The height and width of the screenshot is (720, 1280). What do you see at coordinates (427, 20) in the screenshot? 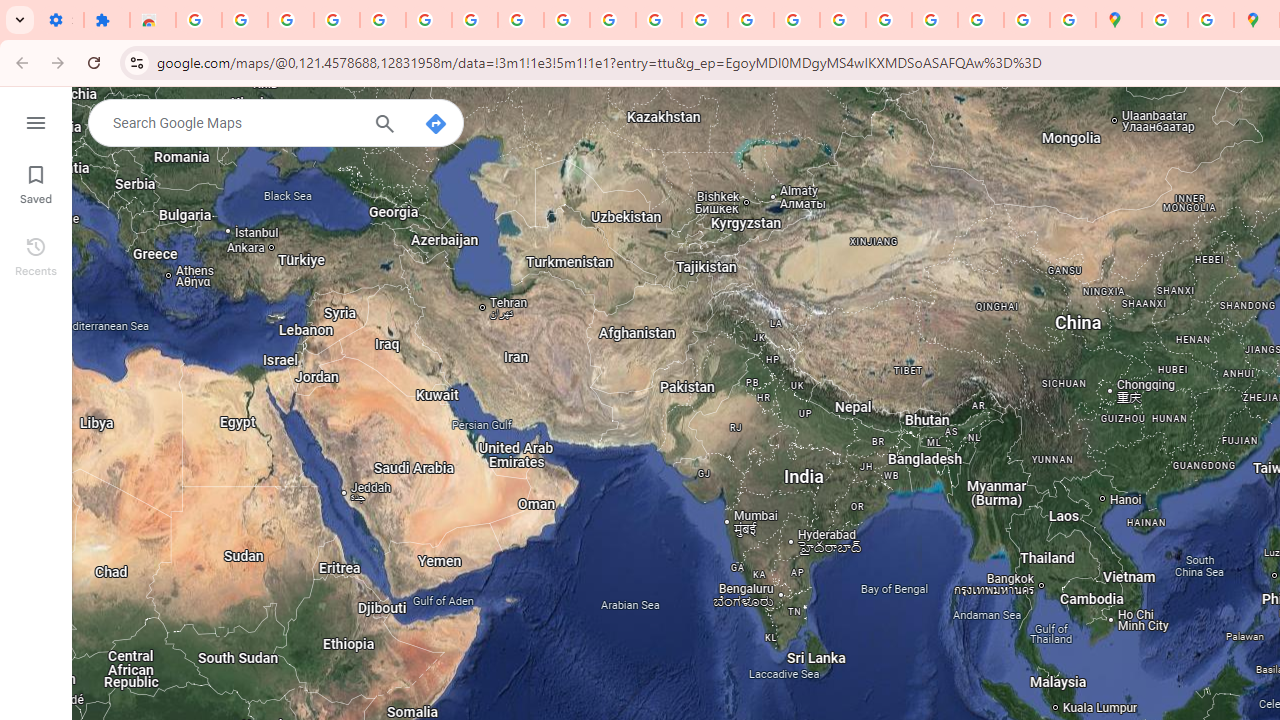
I see `'Google Account Help'` at bounding box center [427, 20].